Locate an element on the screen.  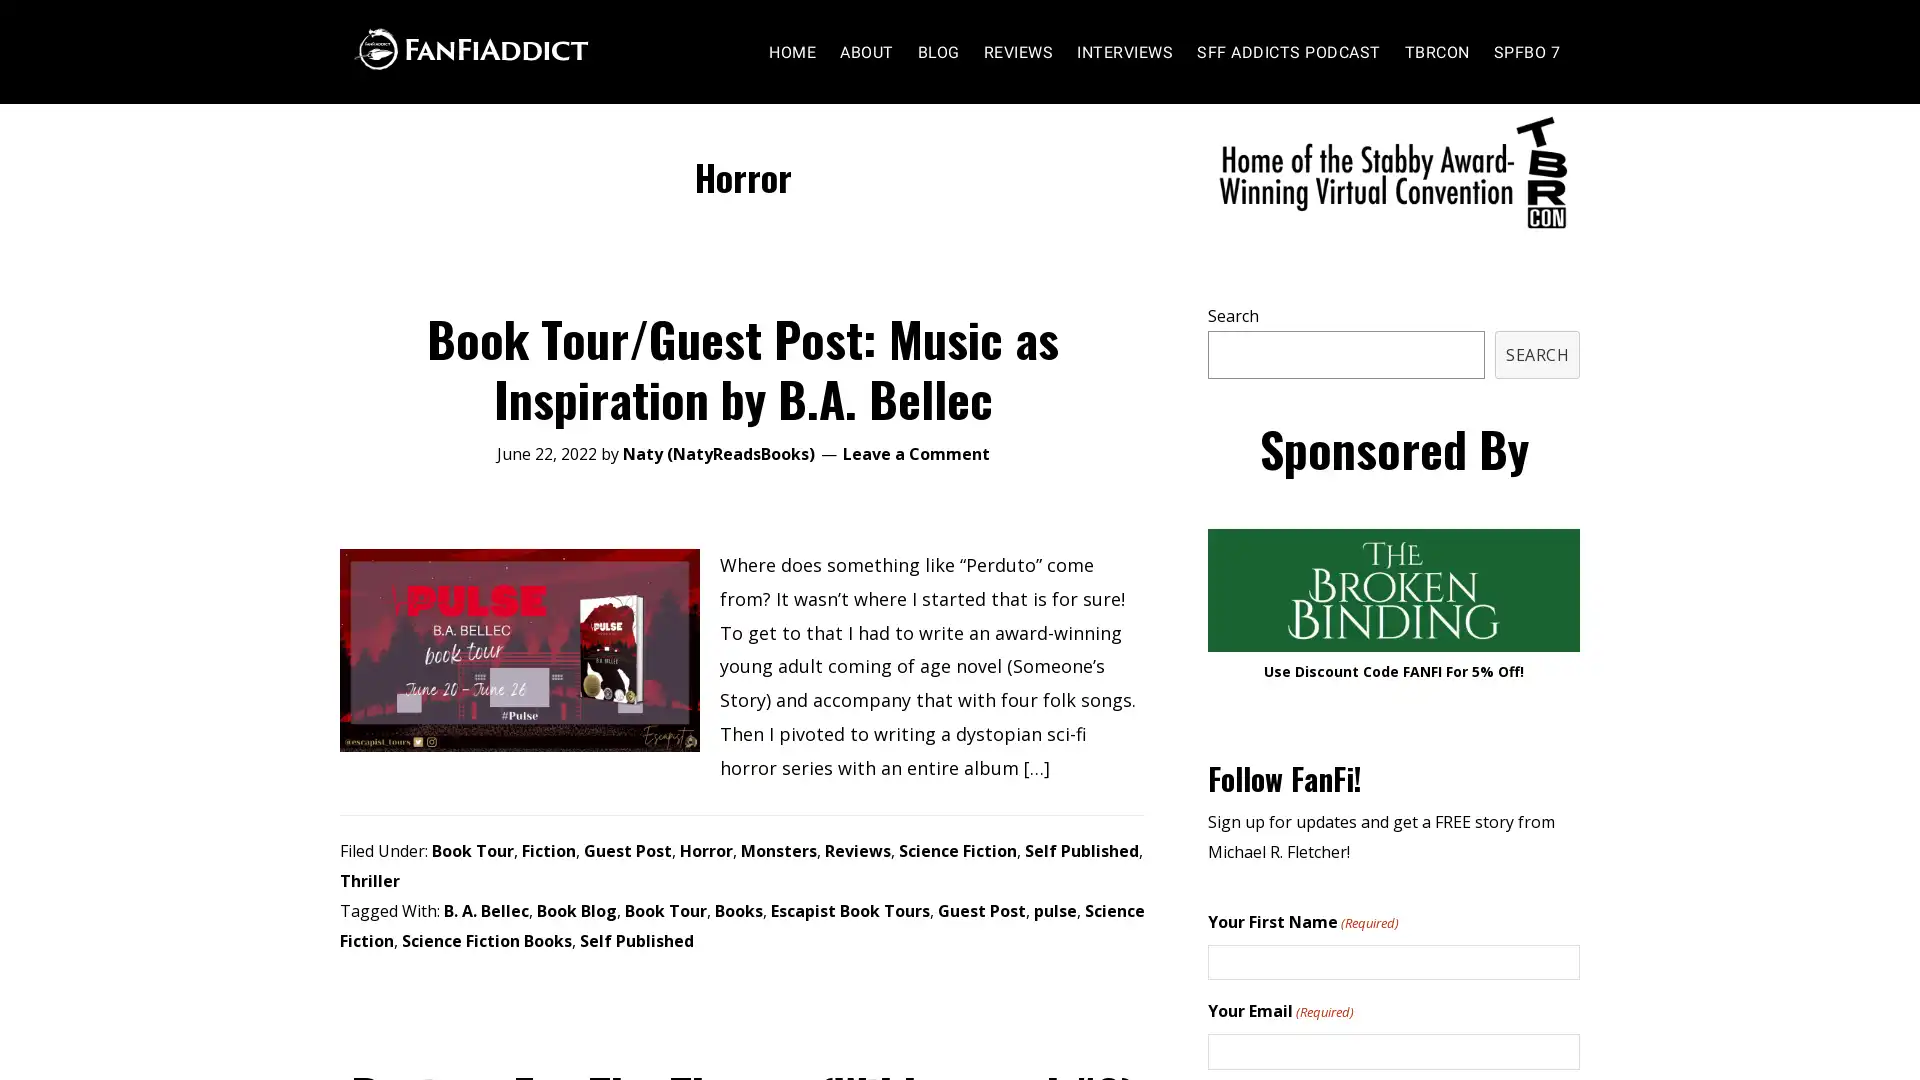
SEARCH is located at coordinates (1536, 393).